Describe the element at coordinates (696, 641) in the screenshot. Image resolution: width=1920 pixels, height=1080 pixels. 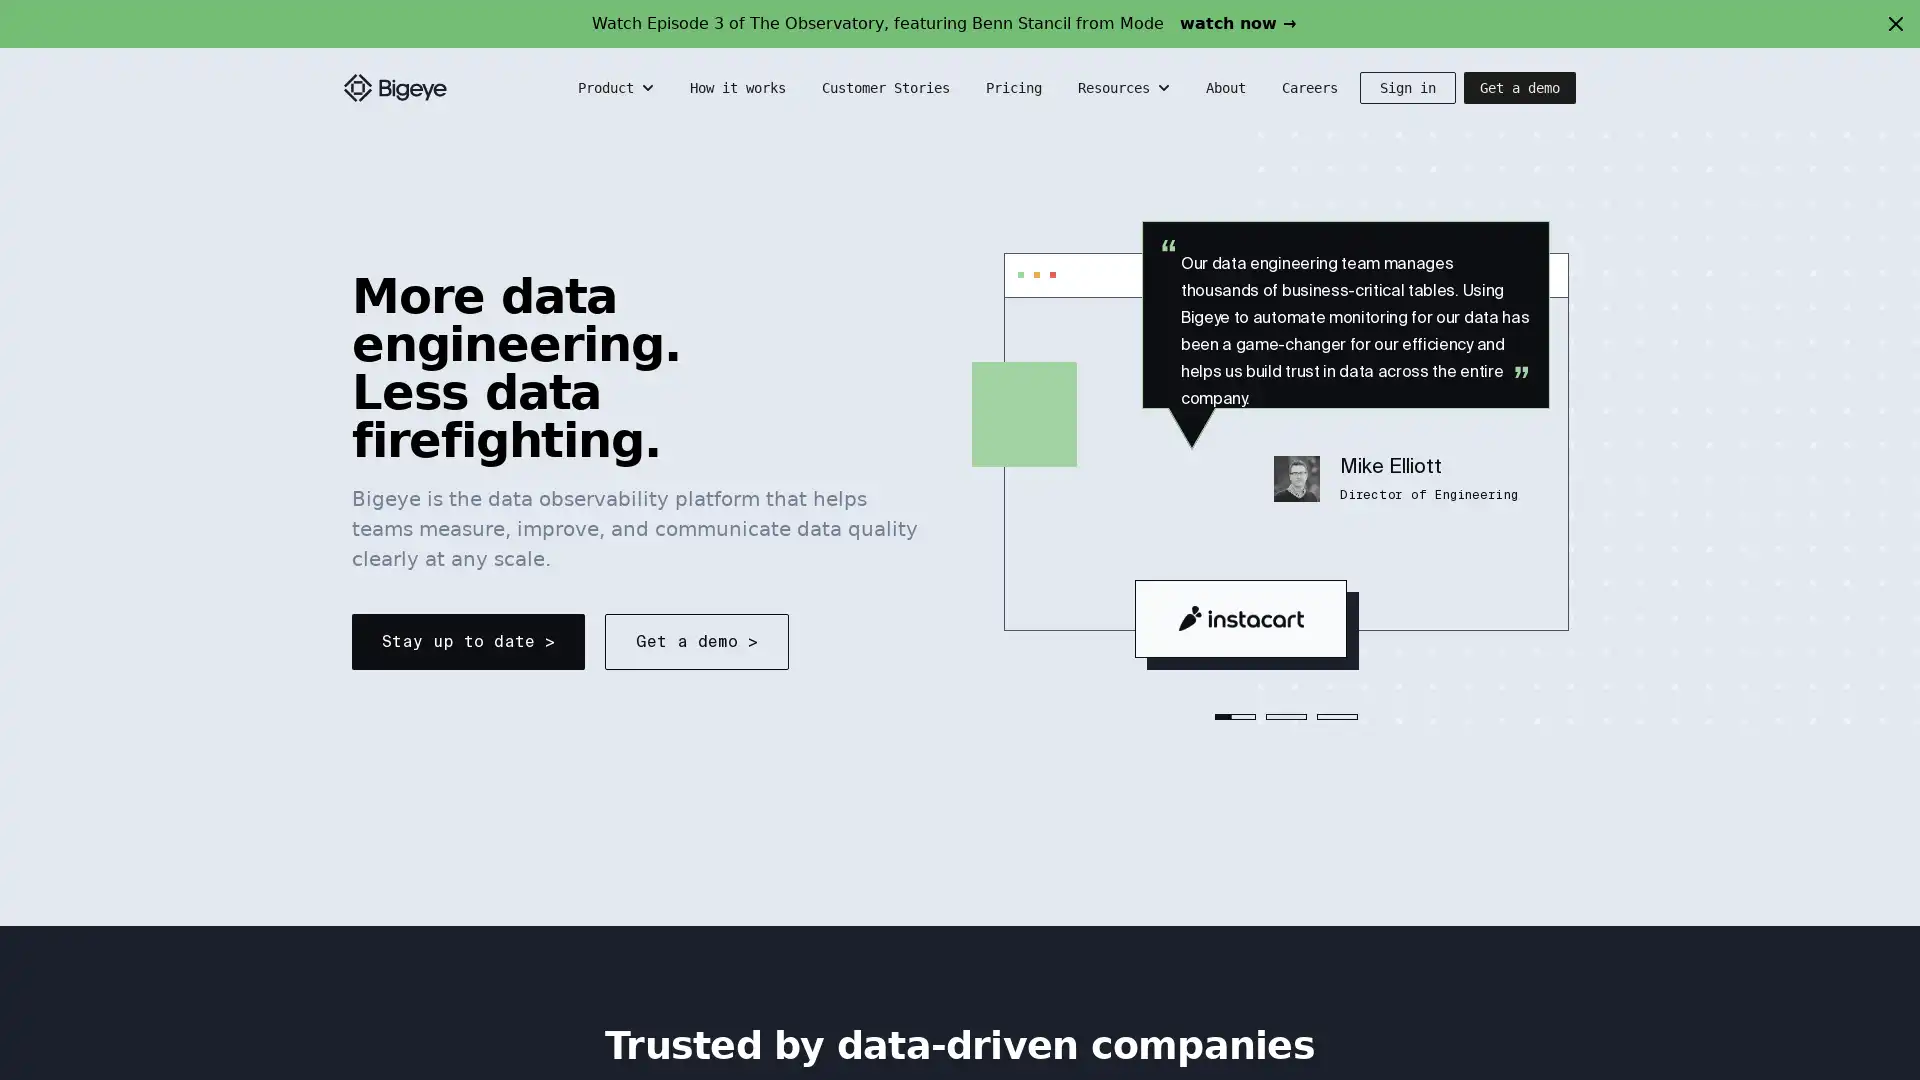
I see `Get a demo >` at that location.